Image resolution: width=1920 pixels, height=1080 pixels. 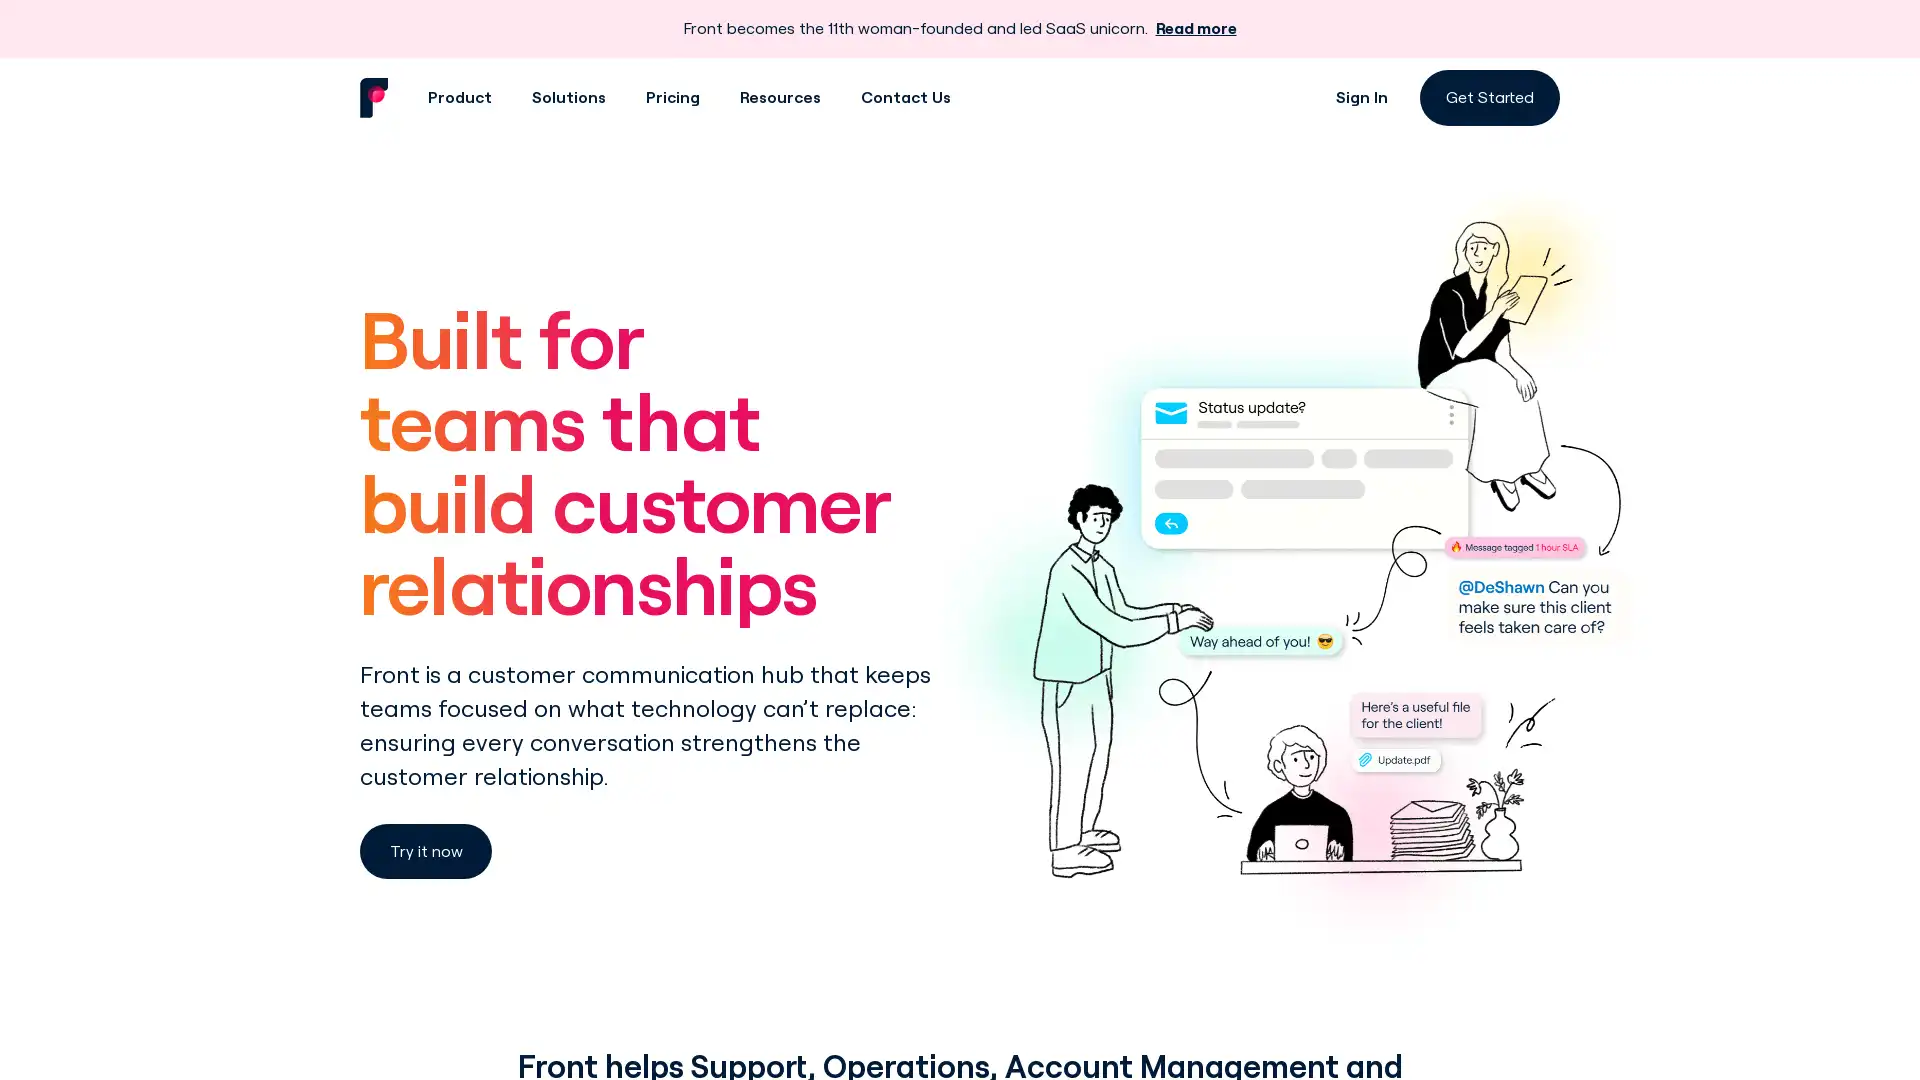 What do you see at coordinates (1489, 97) in the screenshot?
I see `Get Started` at bounding box center [1489, 97].